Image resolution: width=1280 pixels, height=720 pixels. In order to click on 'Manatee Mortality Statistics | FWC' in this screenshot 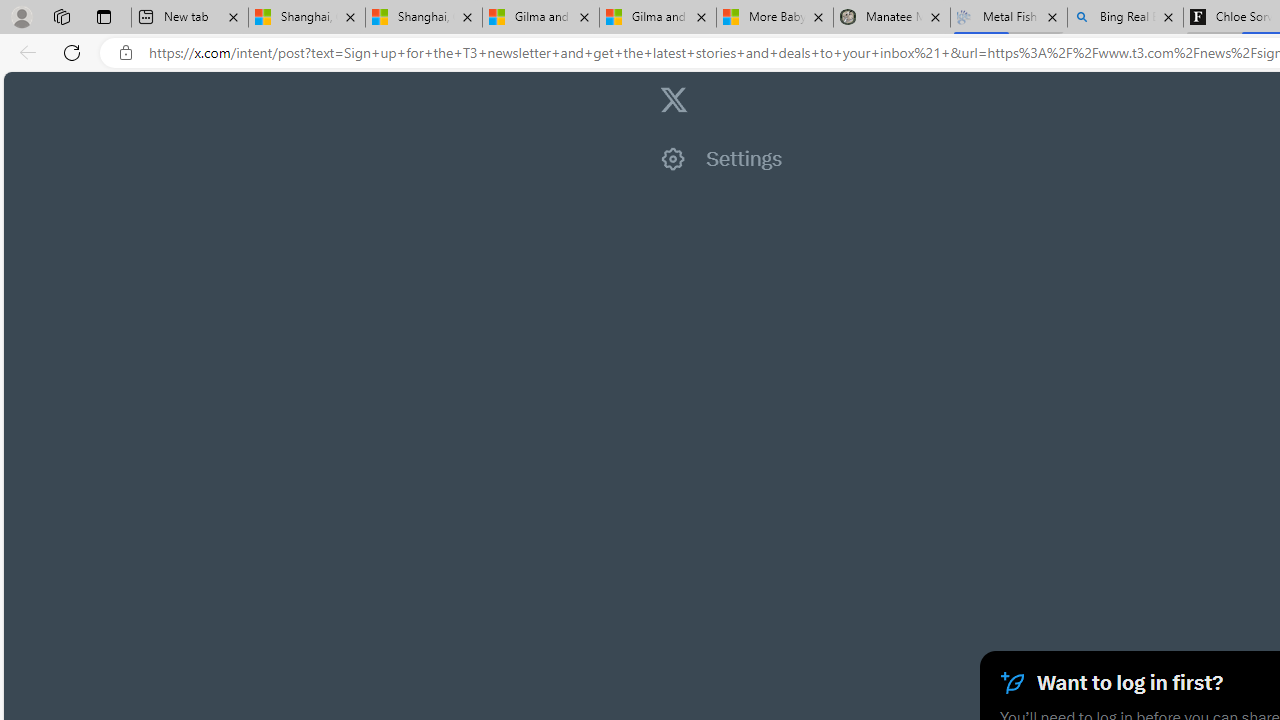, I will do `click(891, 17)`.